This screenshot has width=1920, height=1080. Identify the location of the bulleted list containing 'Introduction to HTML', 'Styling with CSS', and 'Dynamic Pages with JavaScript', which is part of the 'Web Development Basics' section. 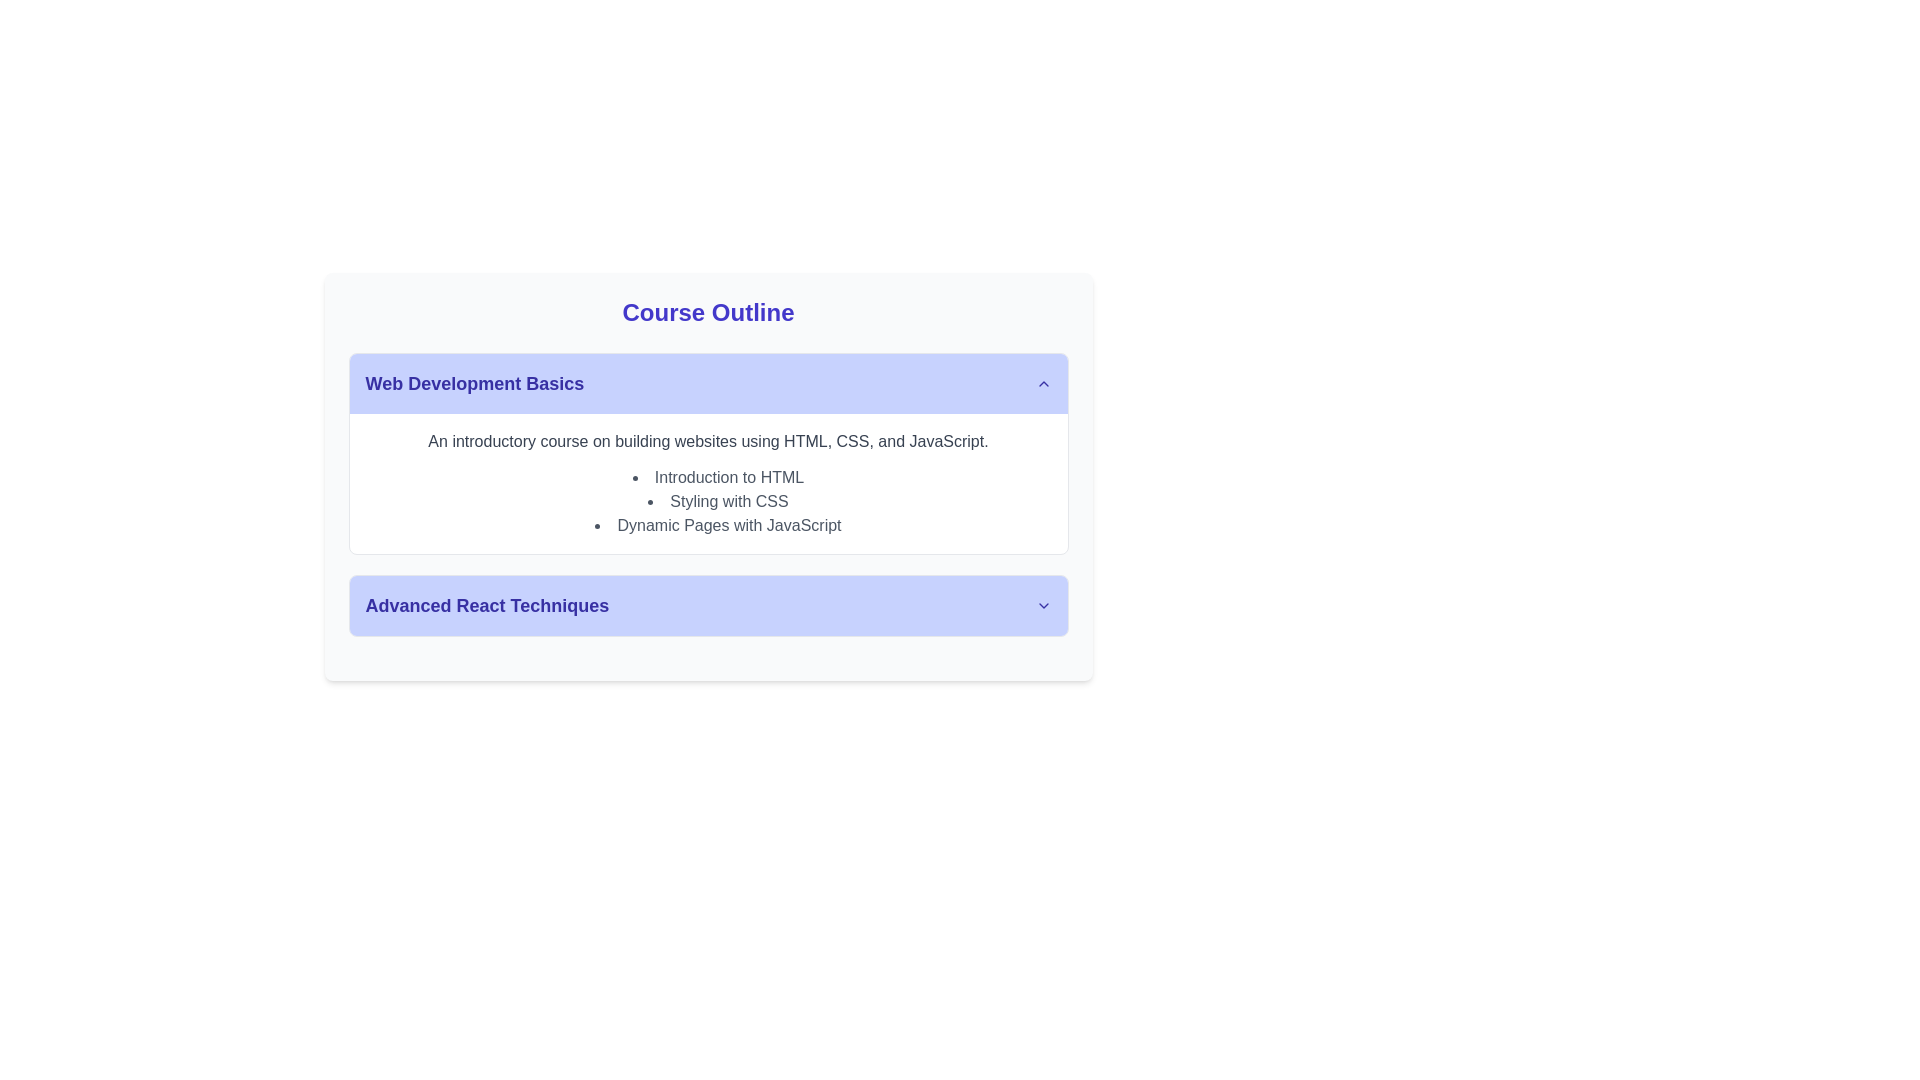
(708, 500).